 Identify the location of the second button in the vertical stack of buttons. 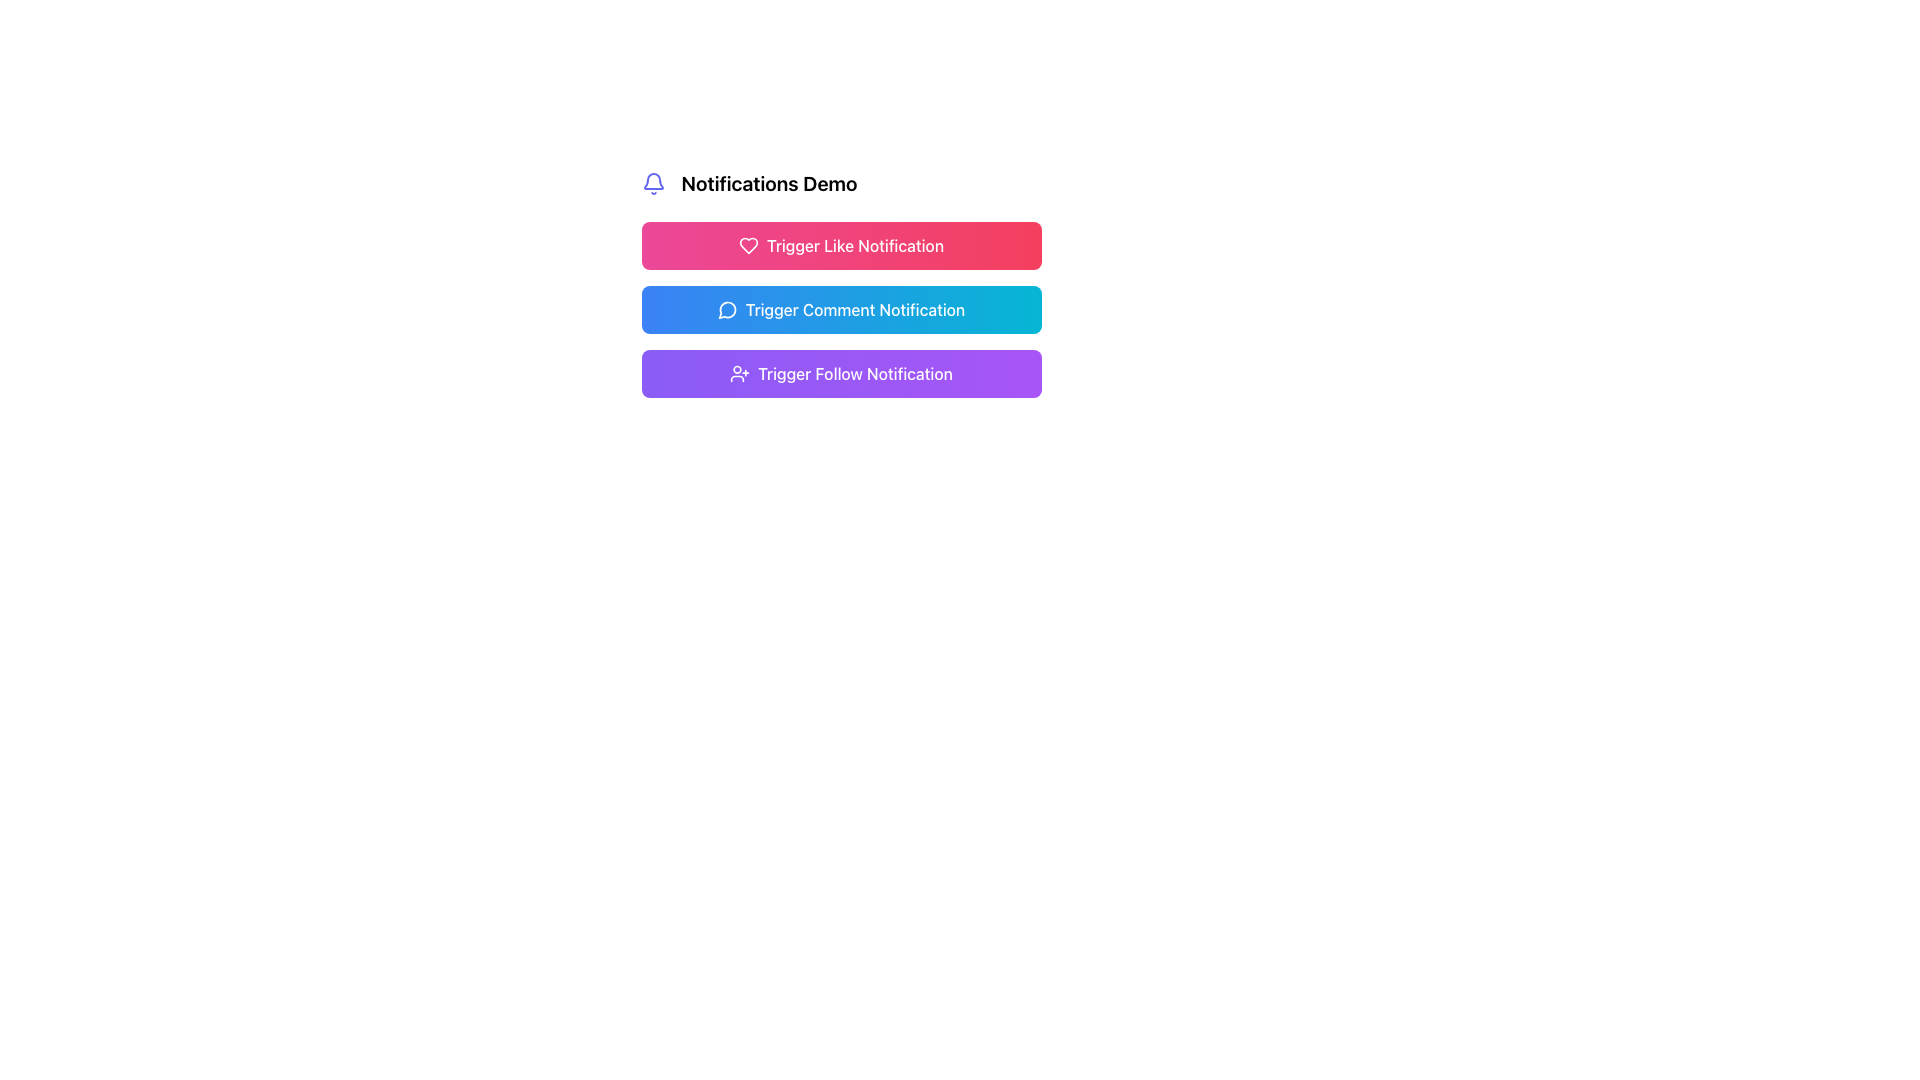
(841, 309).